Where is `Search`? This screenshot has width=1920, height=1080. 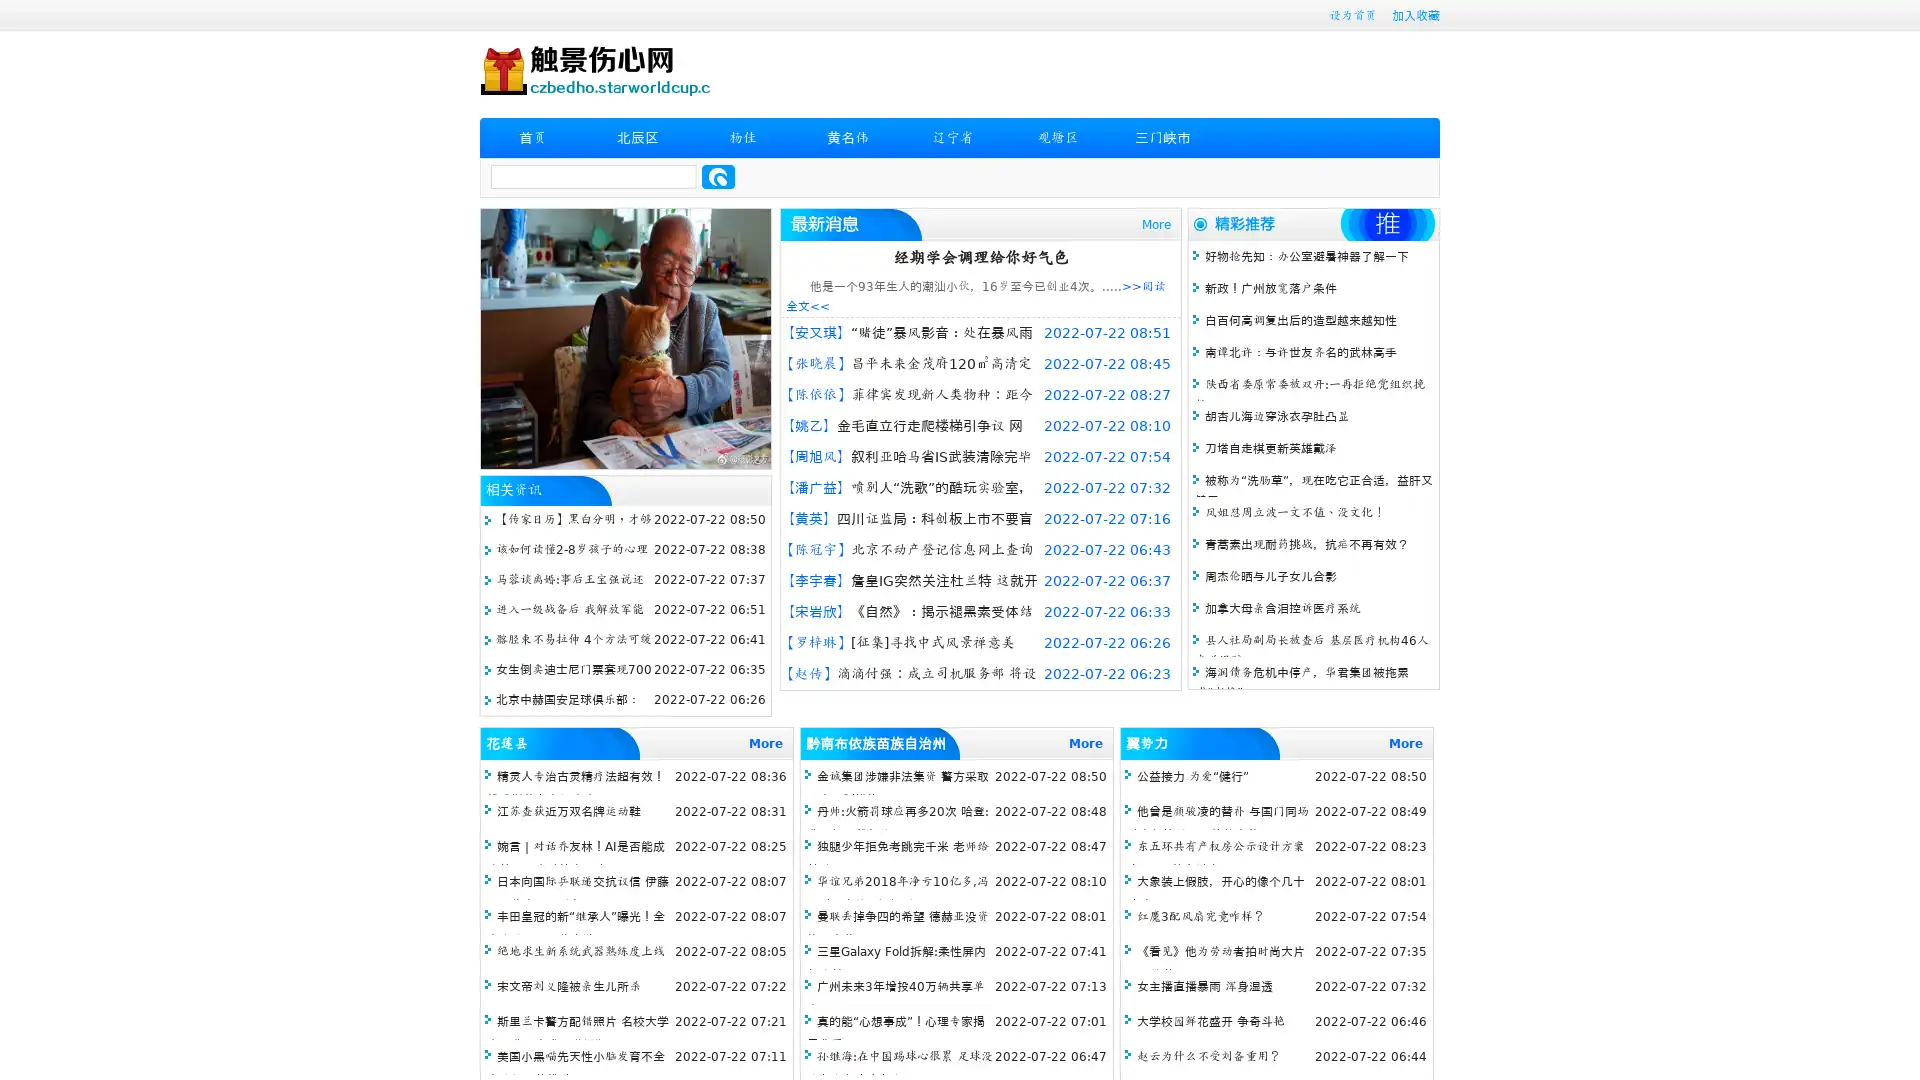 Search is located at coordinates (718, 176).